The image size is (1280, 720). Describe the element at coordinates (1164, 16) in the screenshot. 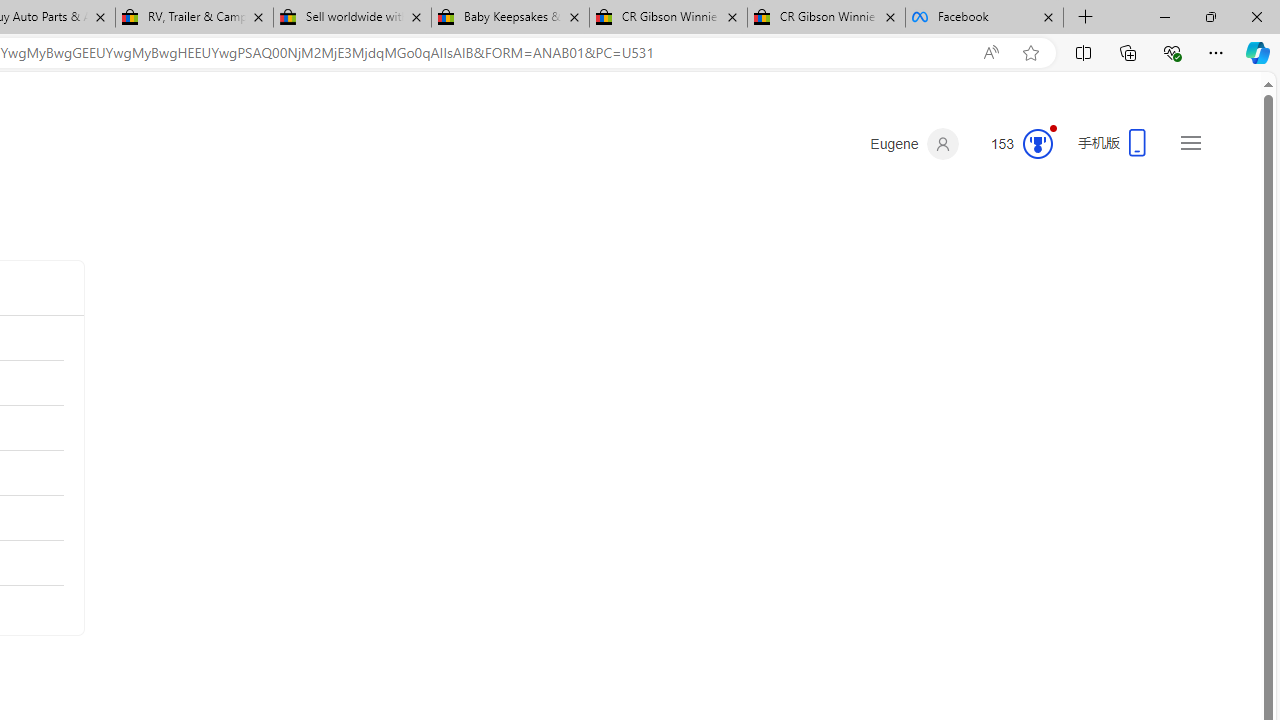

I see `'Minimize'` at that location.